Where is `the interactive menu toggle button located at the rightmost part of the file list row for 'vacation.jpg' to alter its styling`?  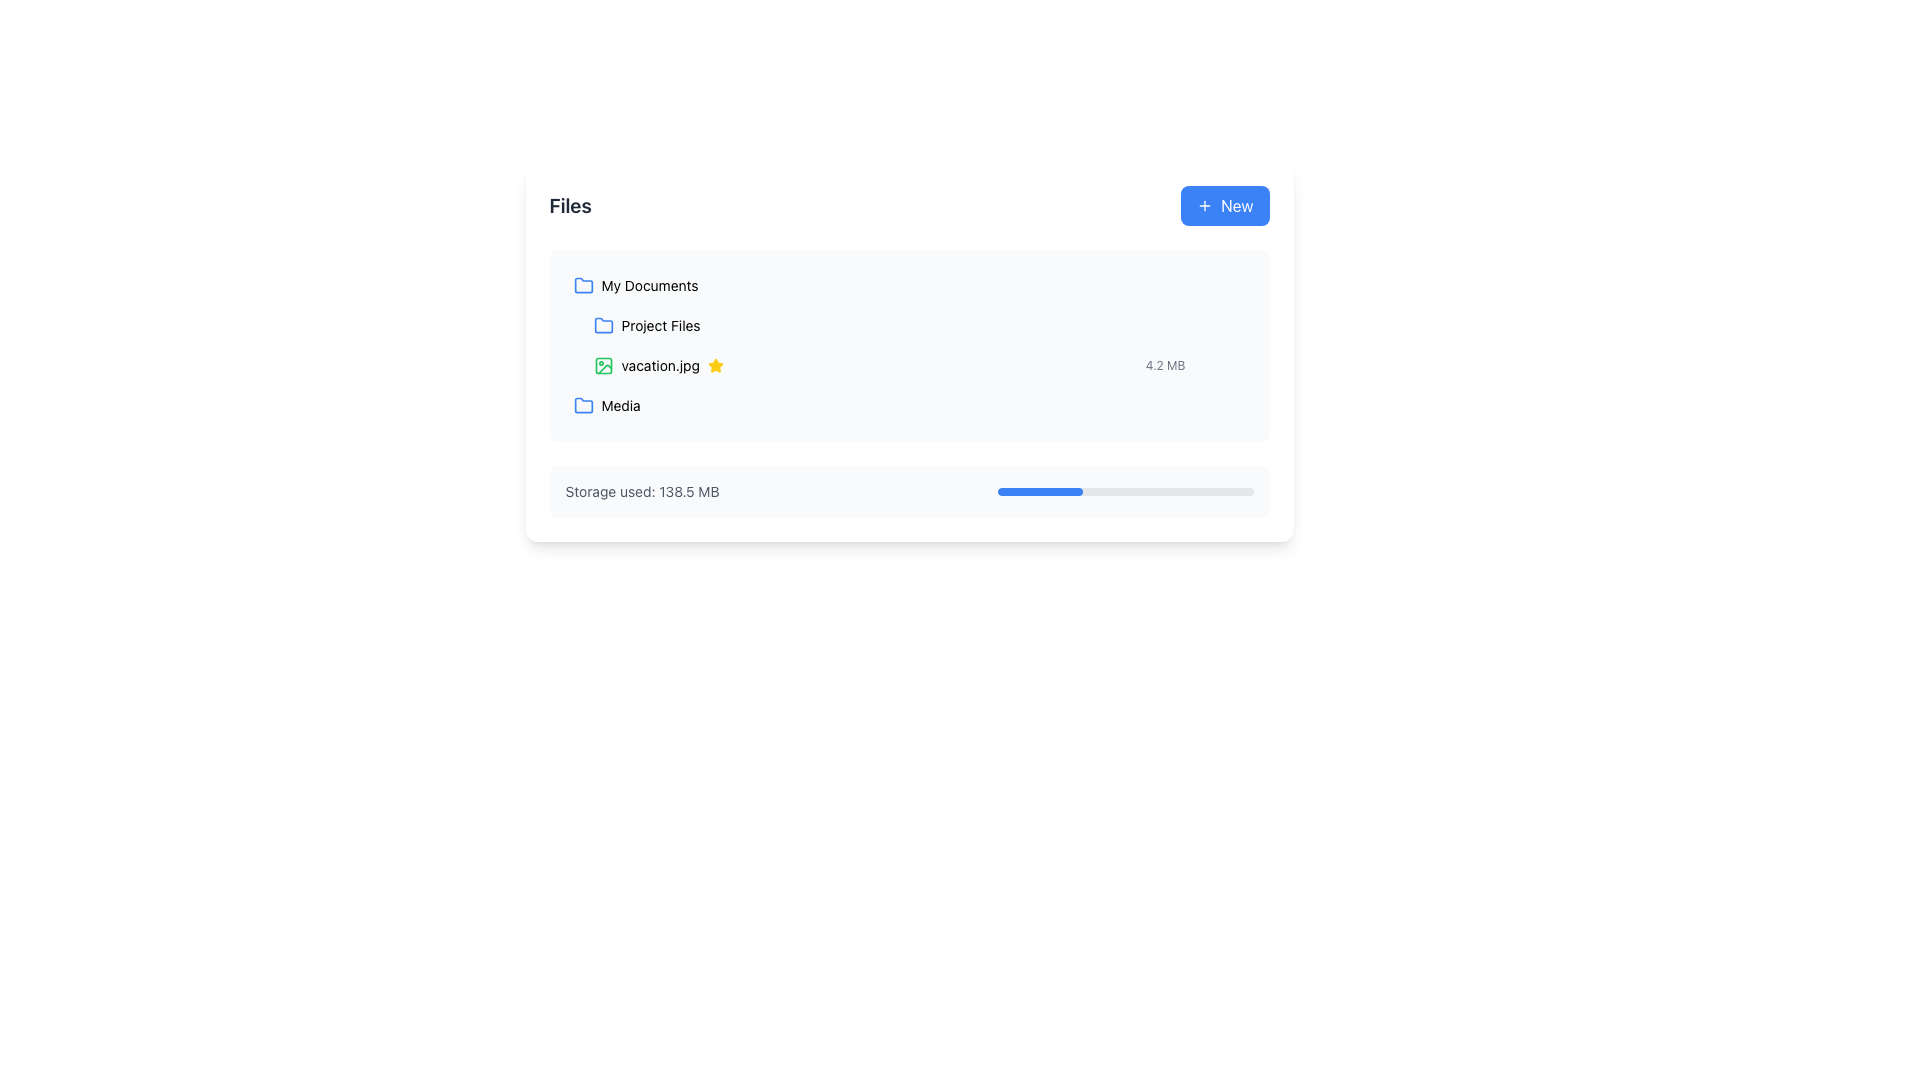 the interactive menu toggle button located at the rightmost part of the file list row for 'vacation.jpg' to alter its styling is located at coordinates (1232, 325).